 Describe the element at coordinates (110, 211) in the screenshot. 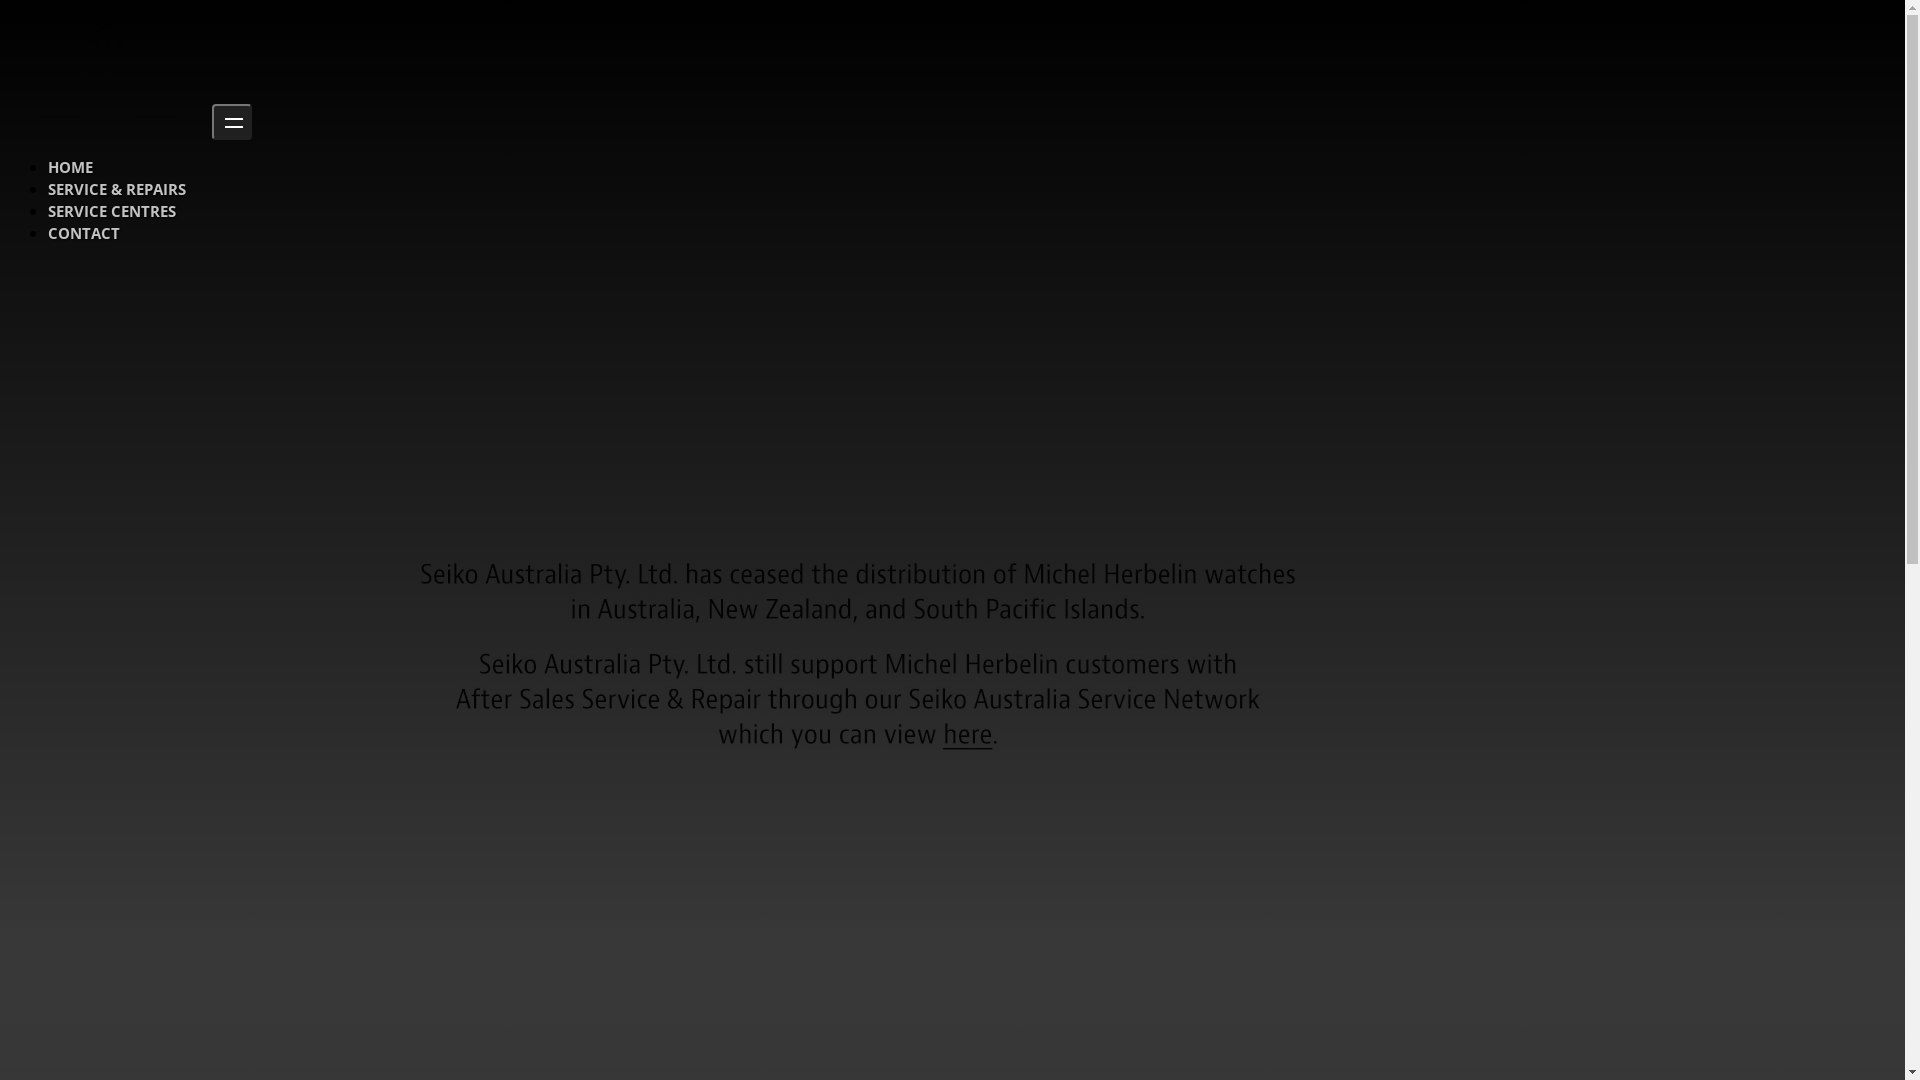

I see `'SERVICE CENTRES'` at that location.